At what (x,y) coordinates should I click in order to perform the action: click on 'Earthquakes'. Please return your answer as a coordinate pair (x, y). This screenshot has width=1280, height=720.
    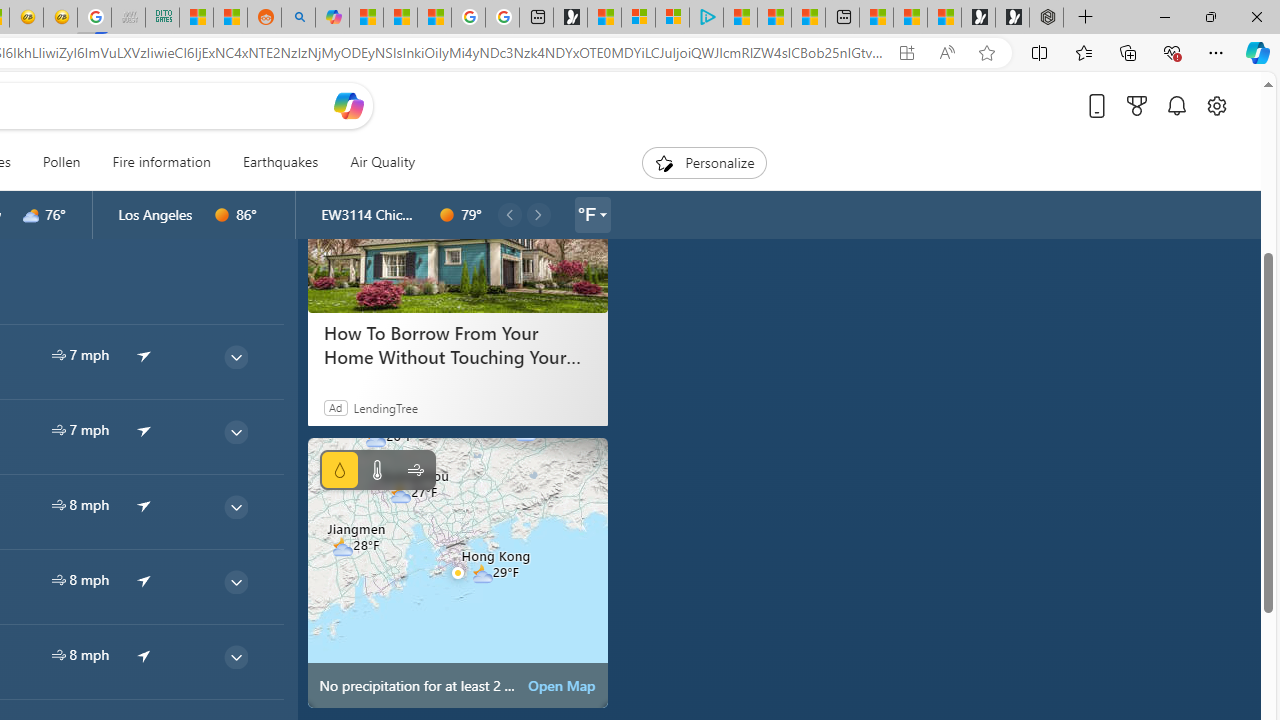
    Looking at the image, I should click on (279, 162).